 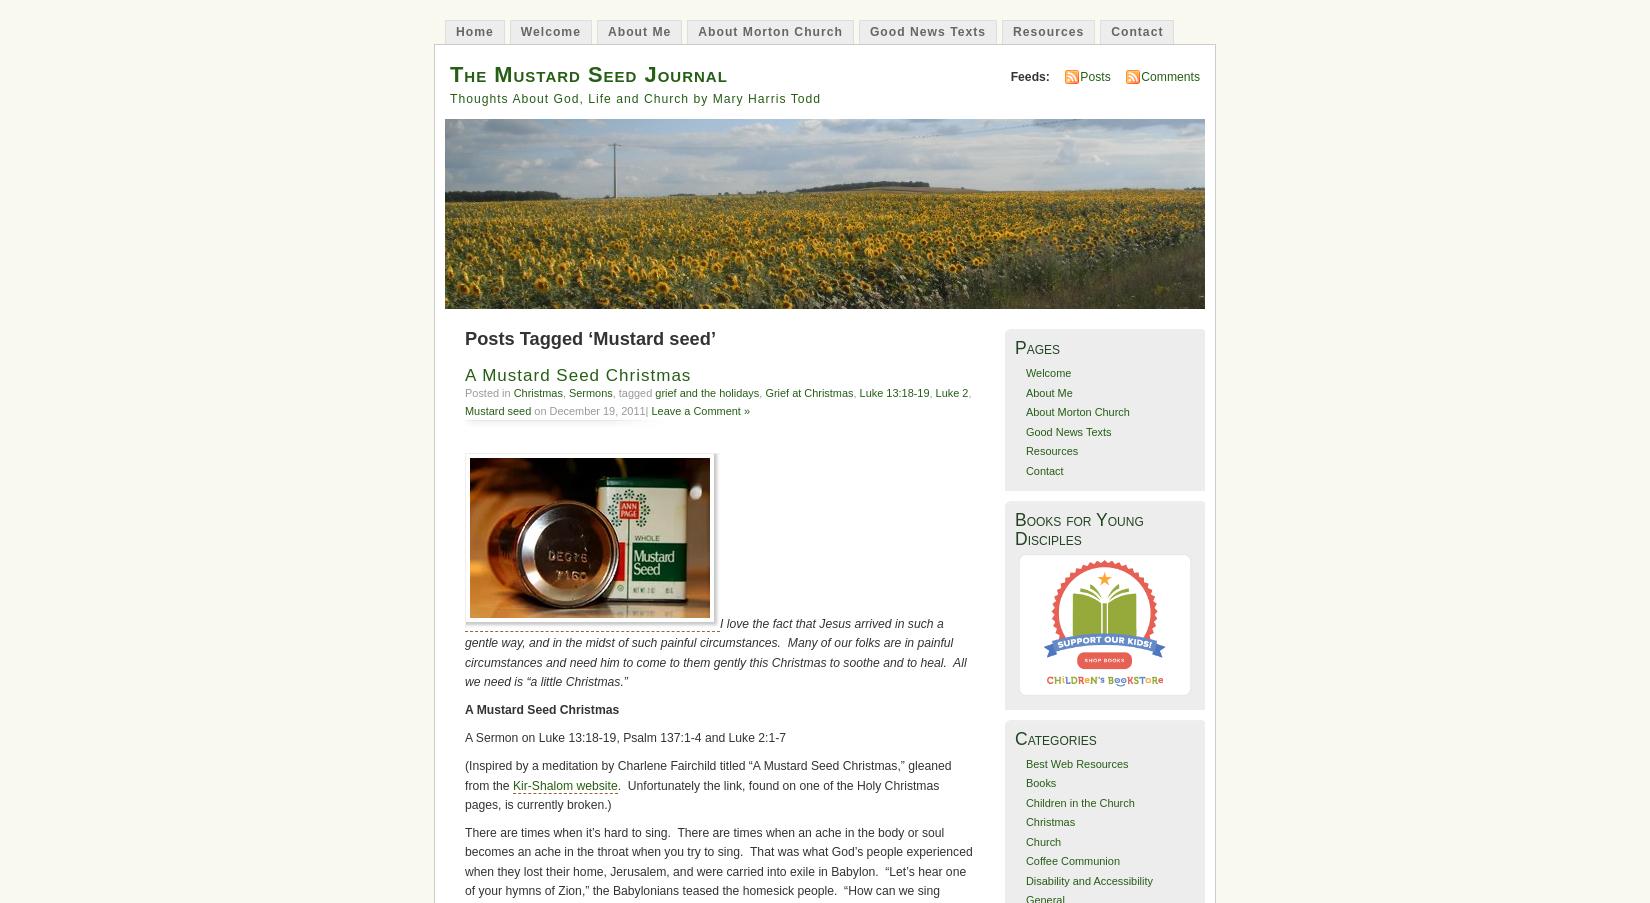 I want to click on ', tagged', so click(x=632, y=391).